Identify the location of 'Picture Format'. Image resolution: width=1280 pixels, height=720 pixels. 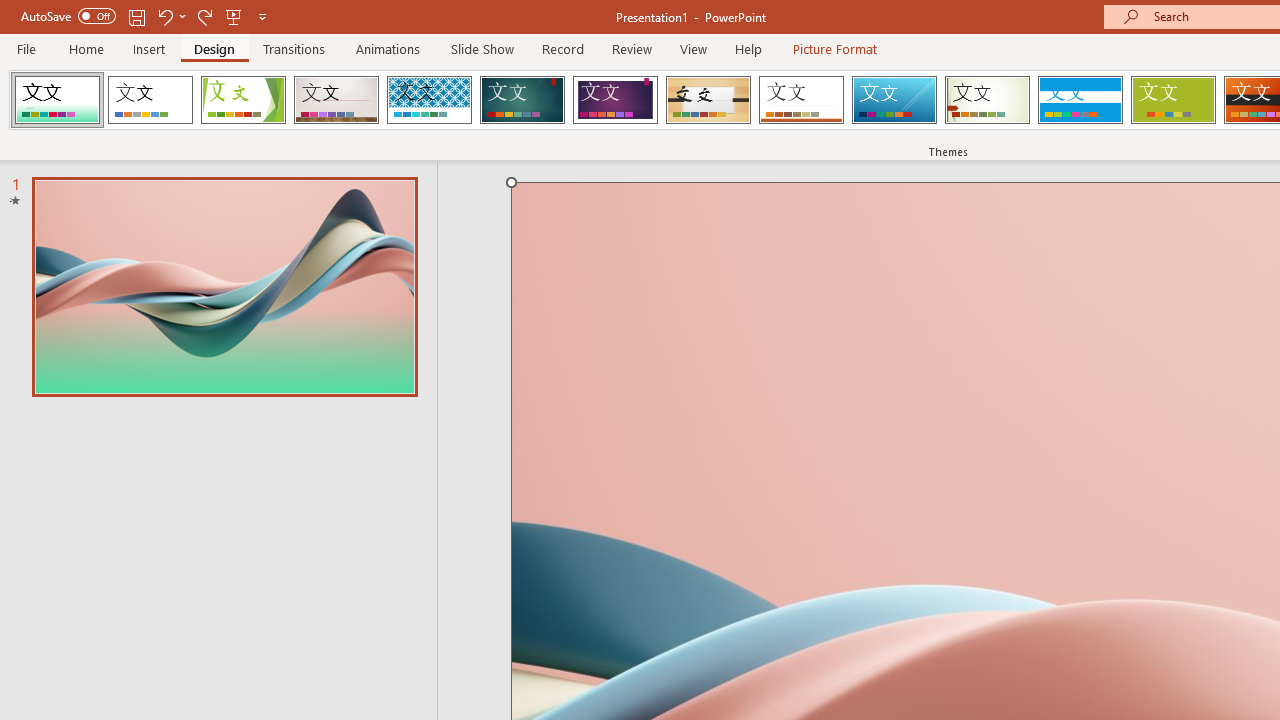
(835, 48).